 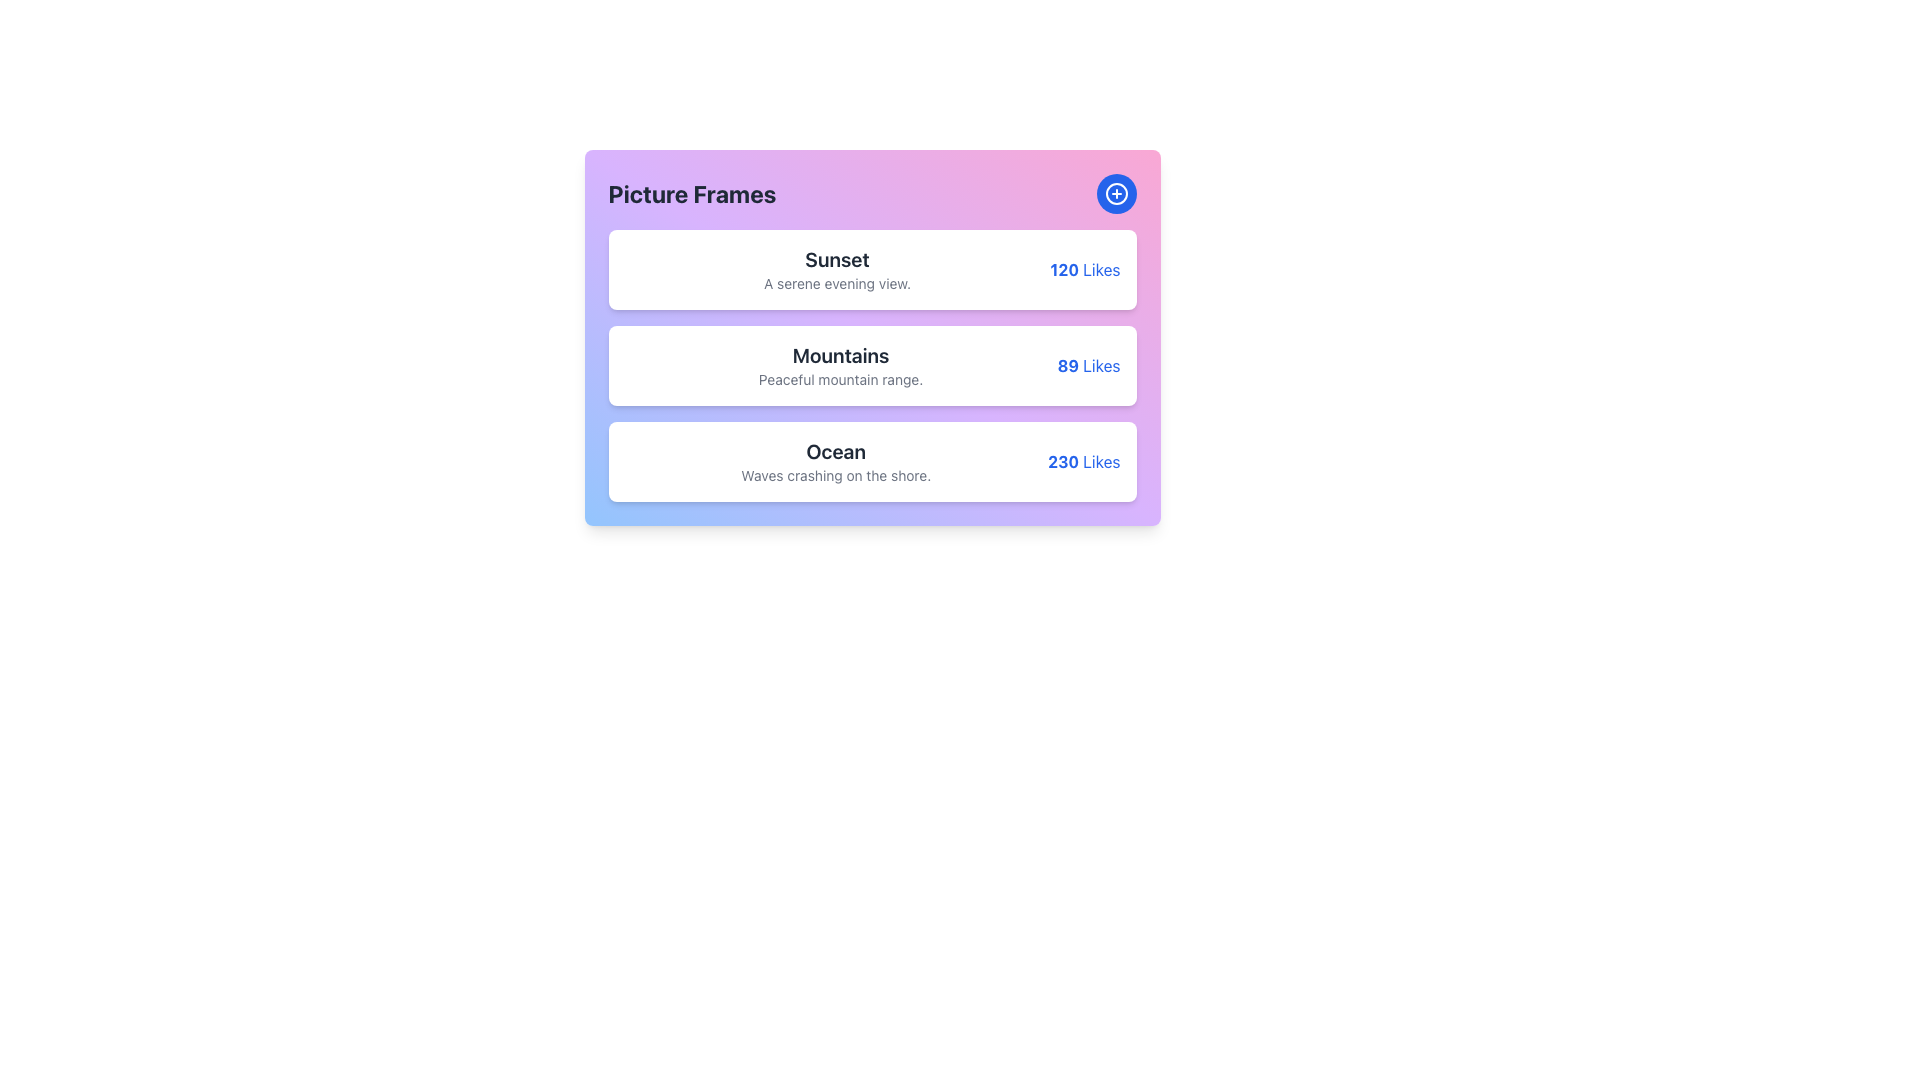 What do you see at coordinates (841, 366) in the screenshot?
I see `the Informational Text Block that contains the bold text 'Mountains' and the description 'Peaceful mountain range.'` at bounding box center [841, 366].